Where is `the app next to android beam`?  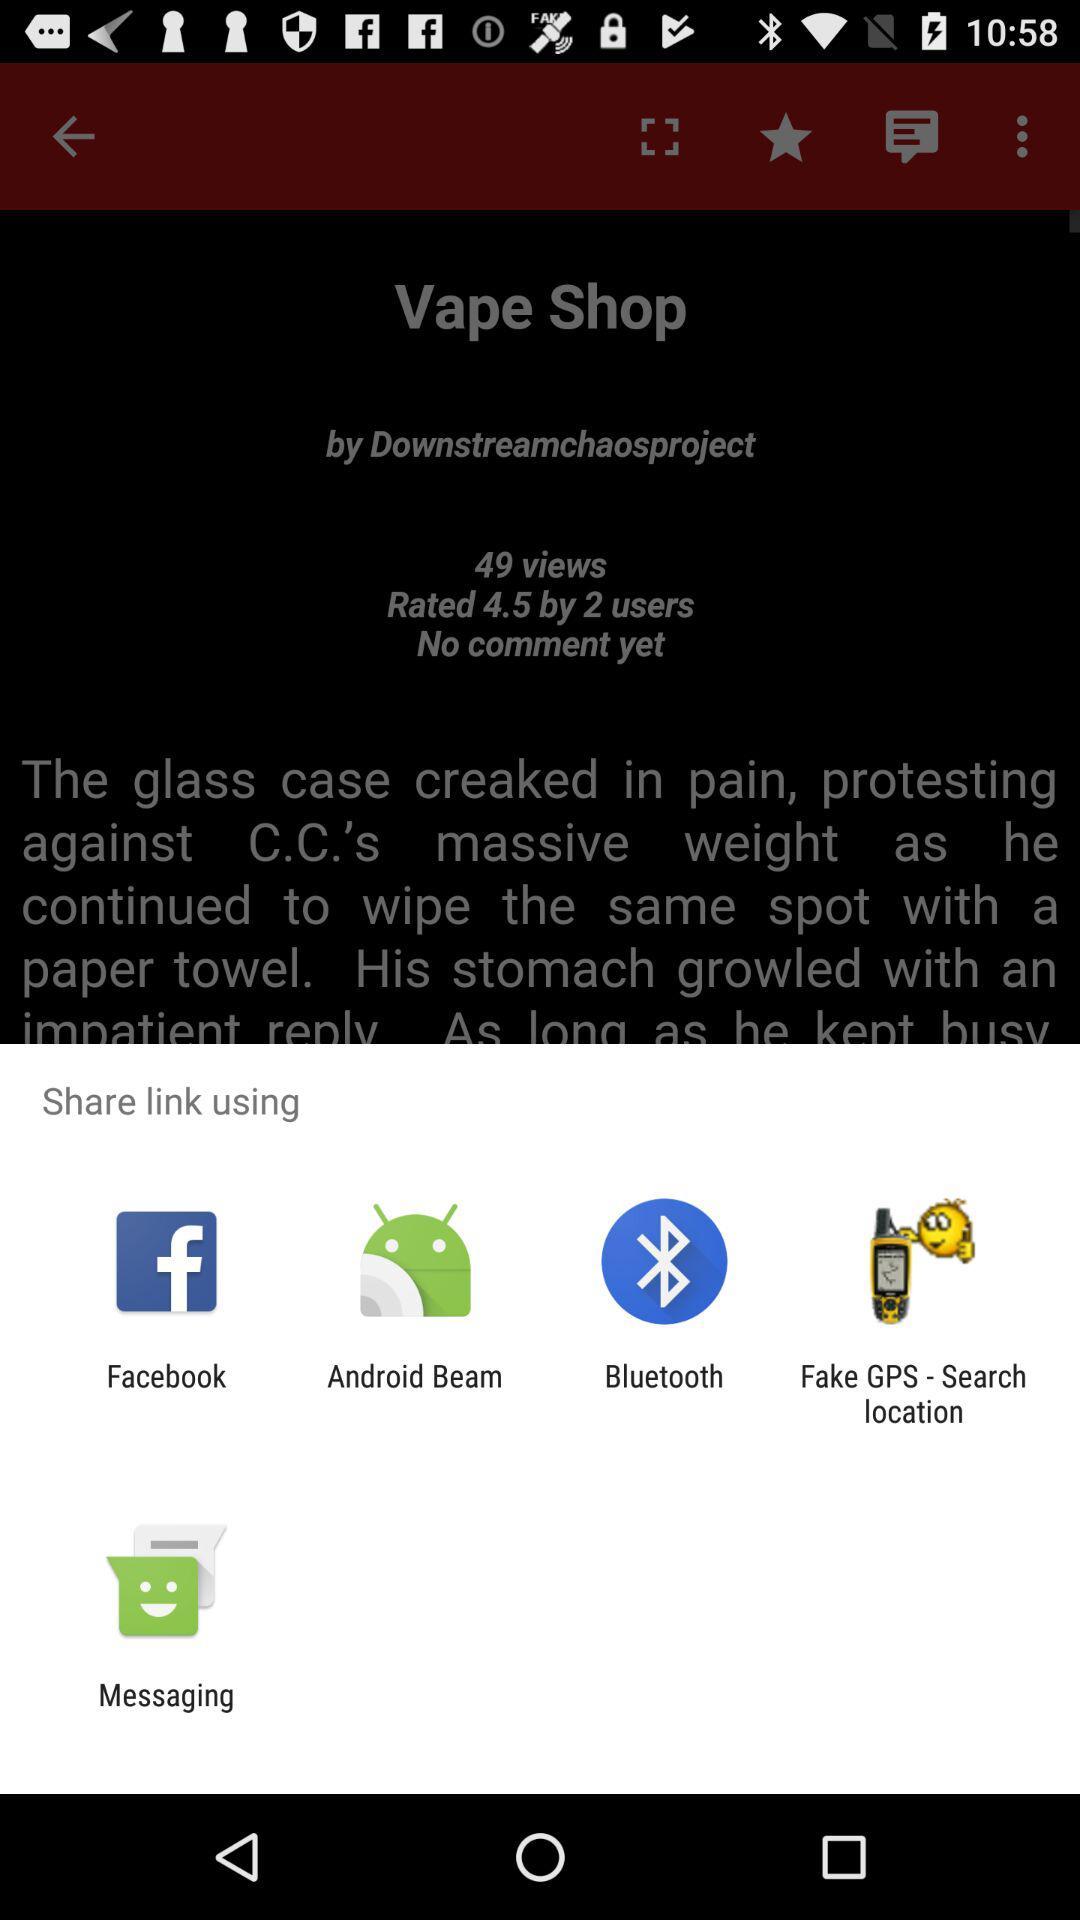 the app next to android beam is located at coordinates (664, 1392).